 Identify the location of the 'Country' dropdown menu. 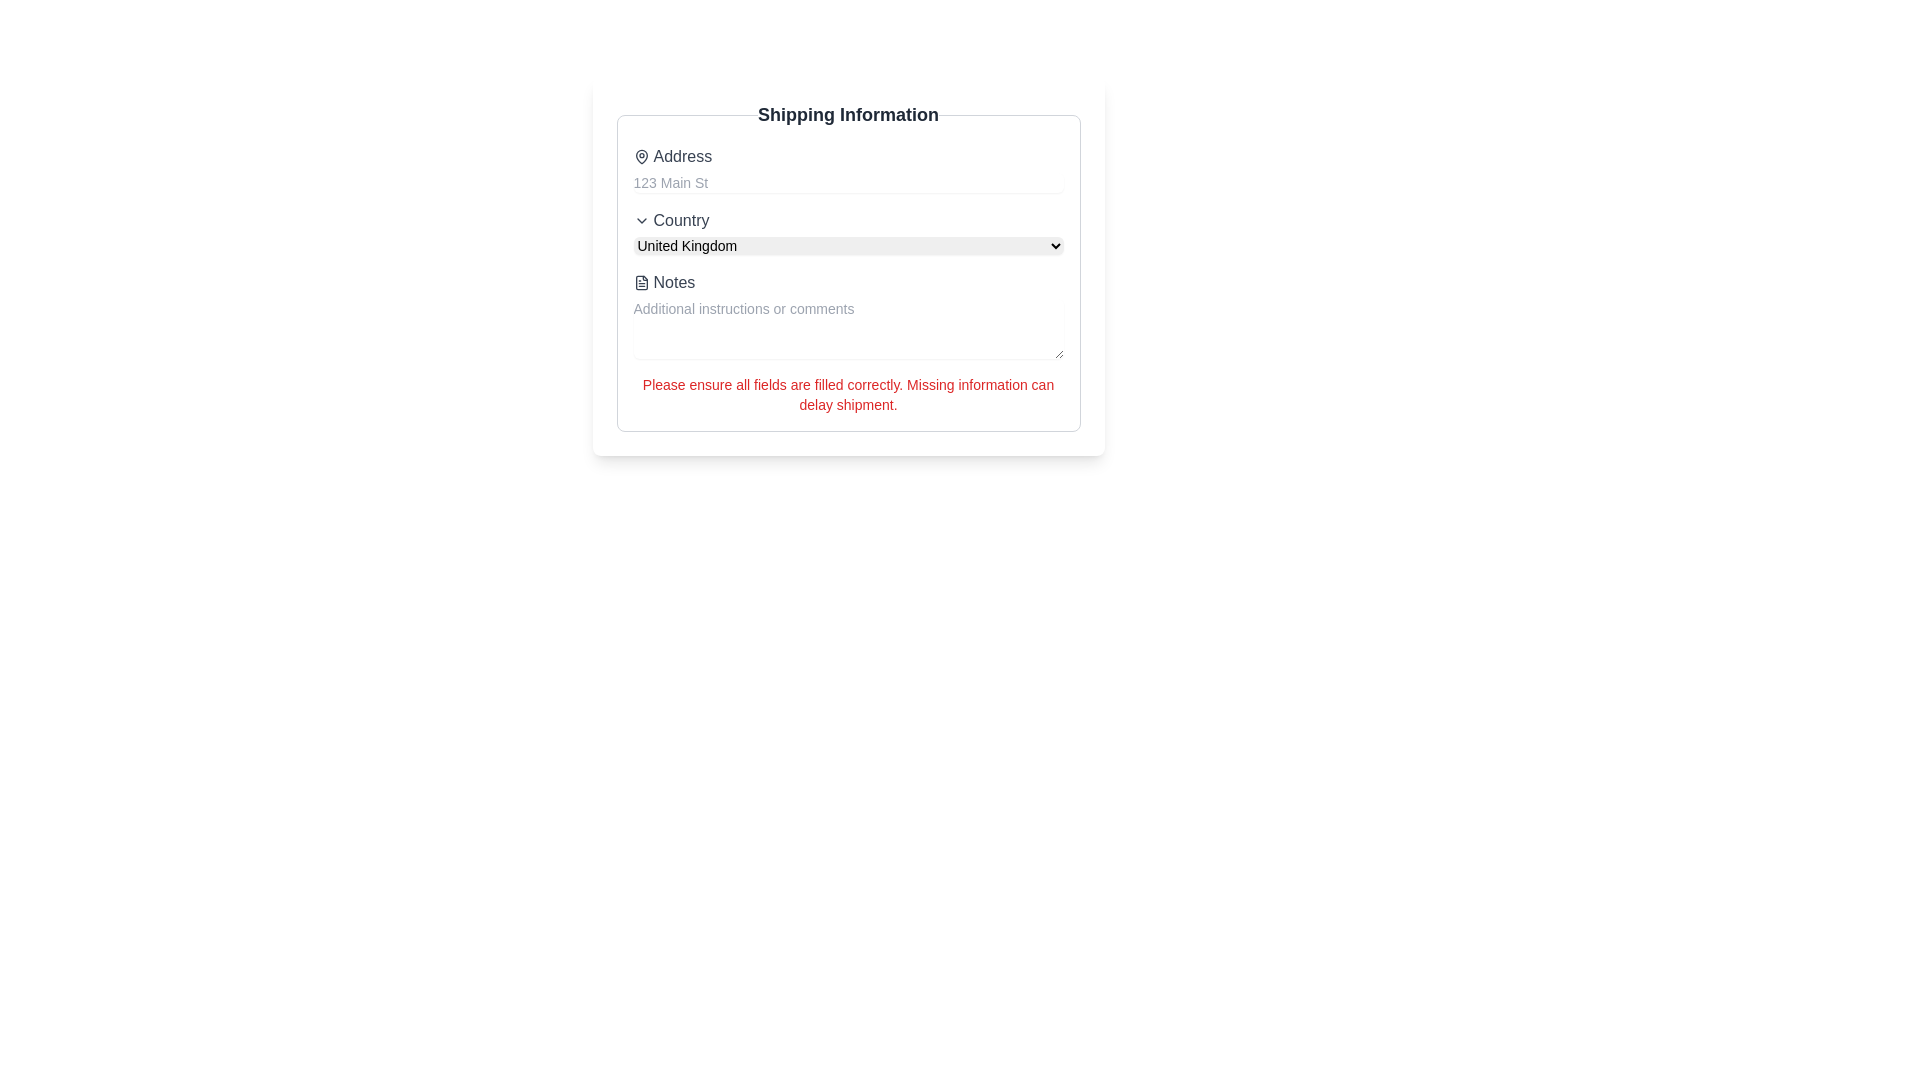
(848, 230).